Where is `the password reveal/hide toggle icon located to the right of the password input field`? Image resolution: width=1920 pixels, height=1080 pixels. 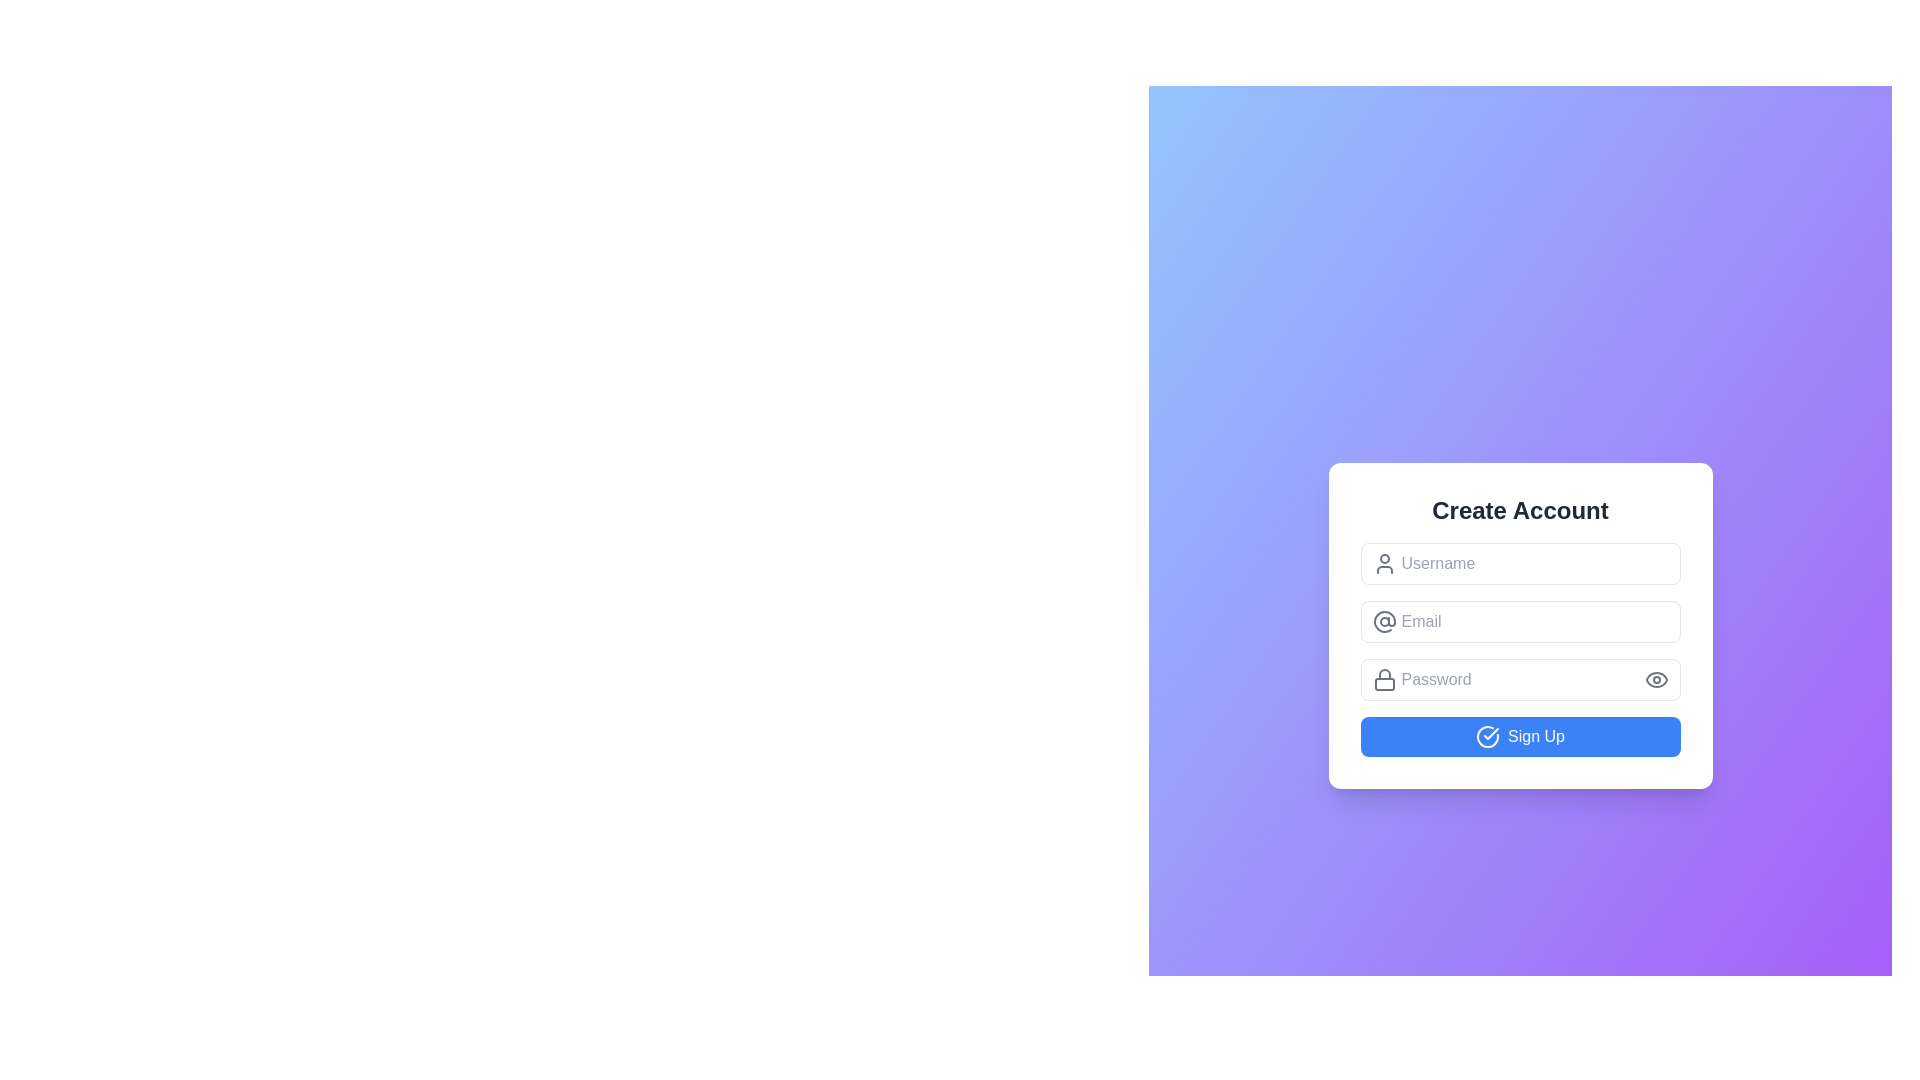
the password reveal/hide toggle icon located to the right of the password input field is located at coordinates (1656, 678).